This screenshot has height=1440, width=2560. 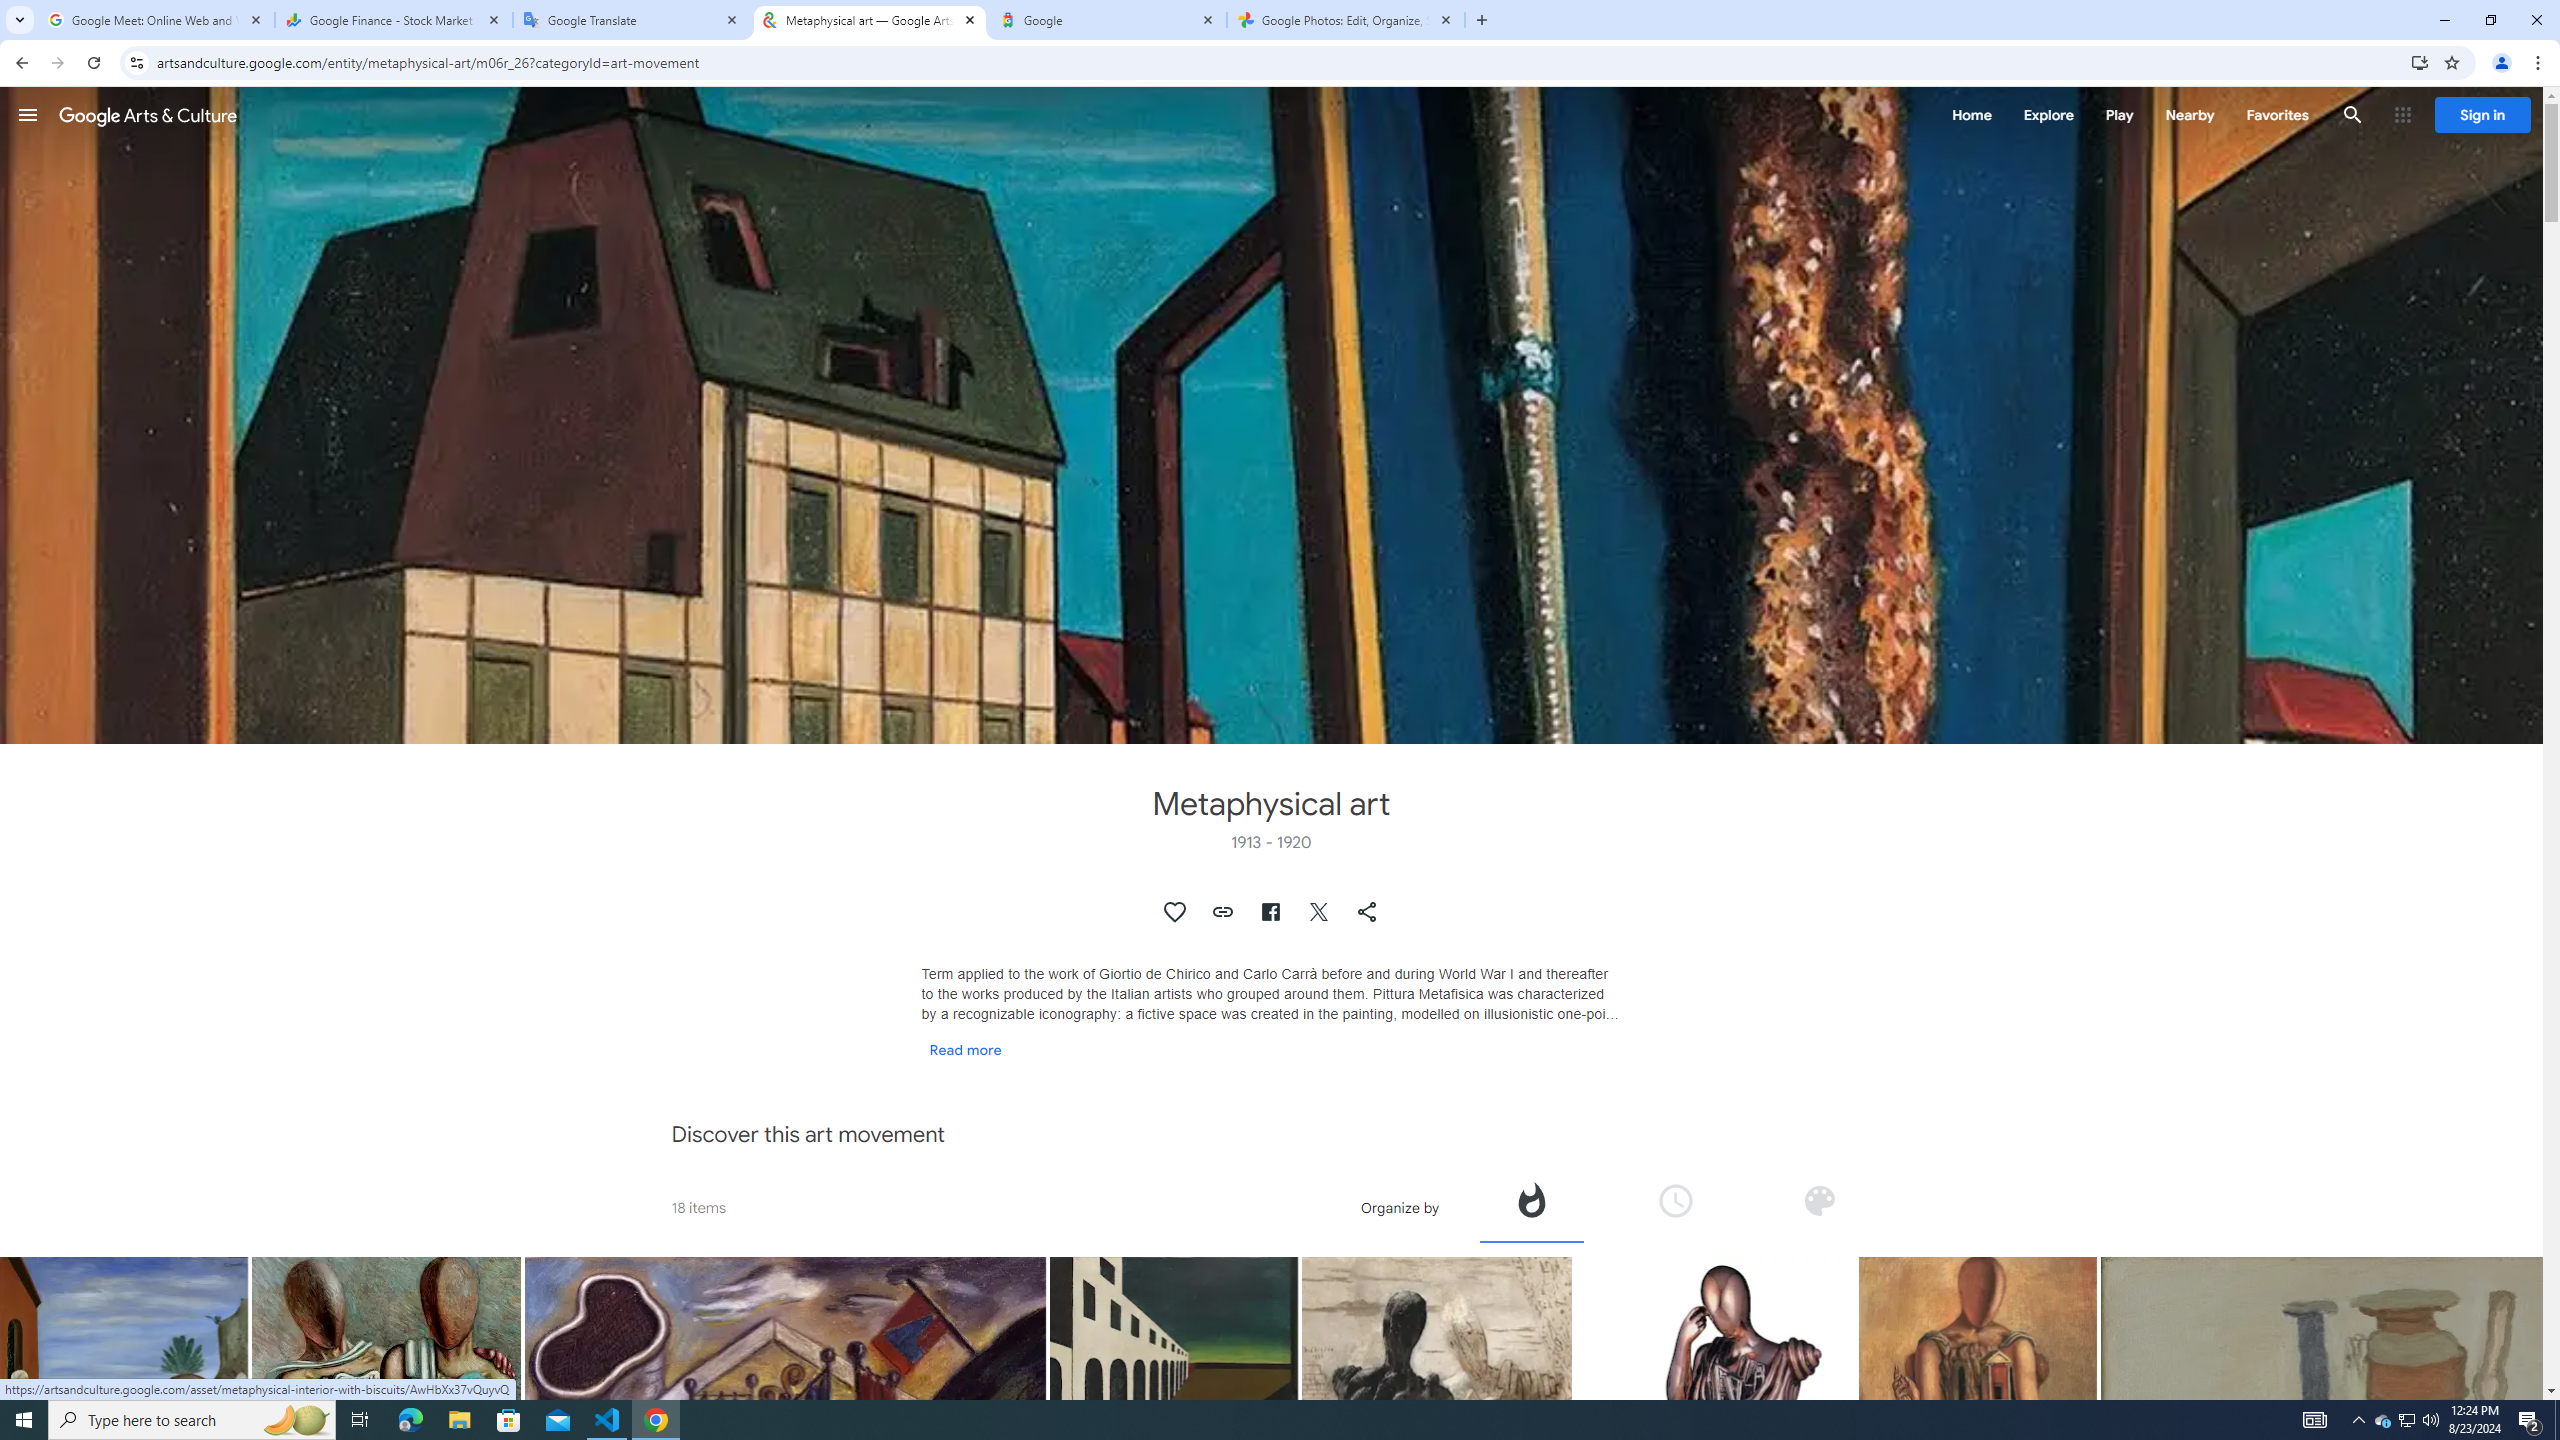 What do you see at coordinates (2420, 61) in the screenshot?
I see `'Install Google Arts & Culture'` at bounding box center [2420, 61].